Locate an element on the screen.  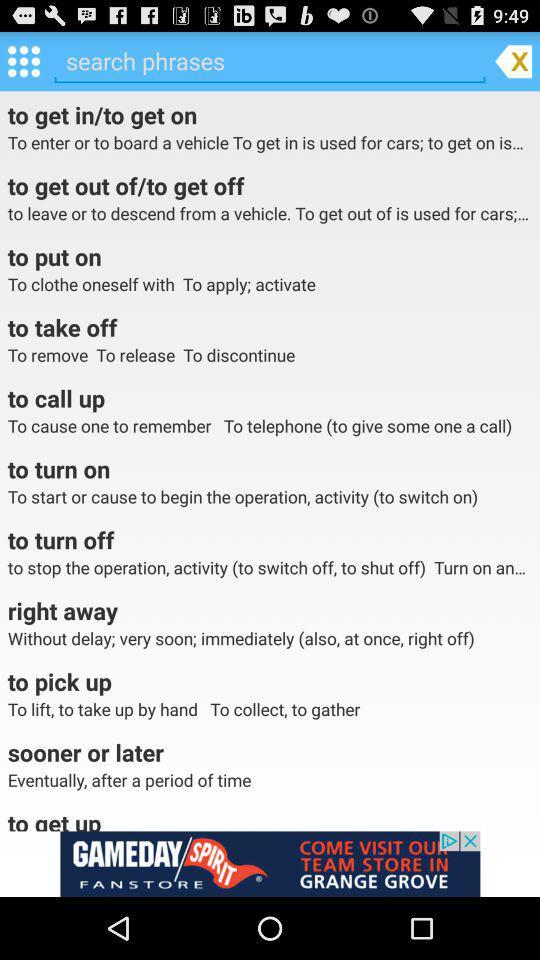
connect to advertisement is located at coordinates (270, 863).